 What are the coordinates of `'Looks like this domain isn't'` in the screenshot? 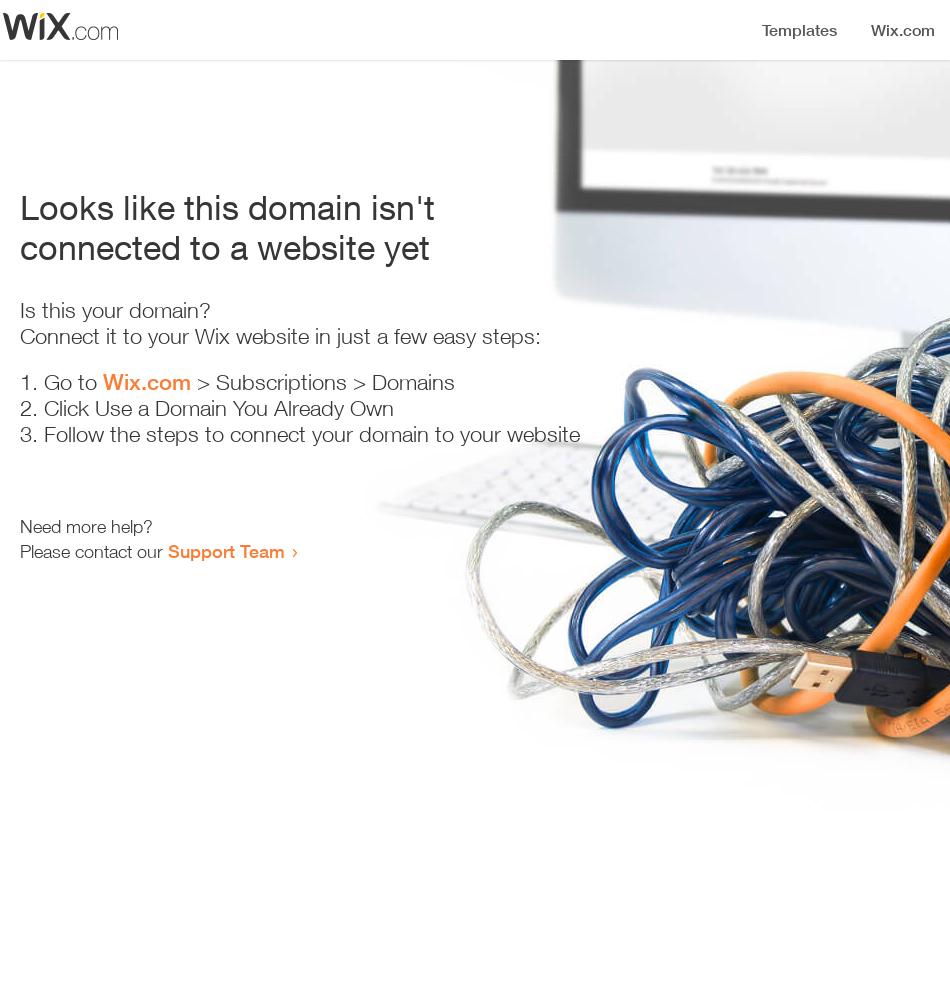 It's located at (227, 206).